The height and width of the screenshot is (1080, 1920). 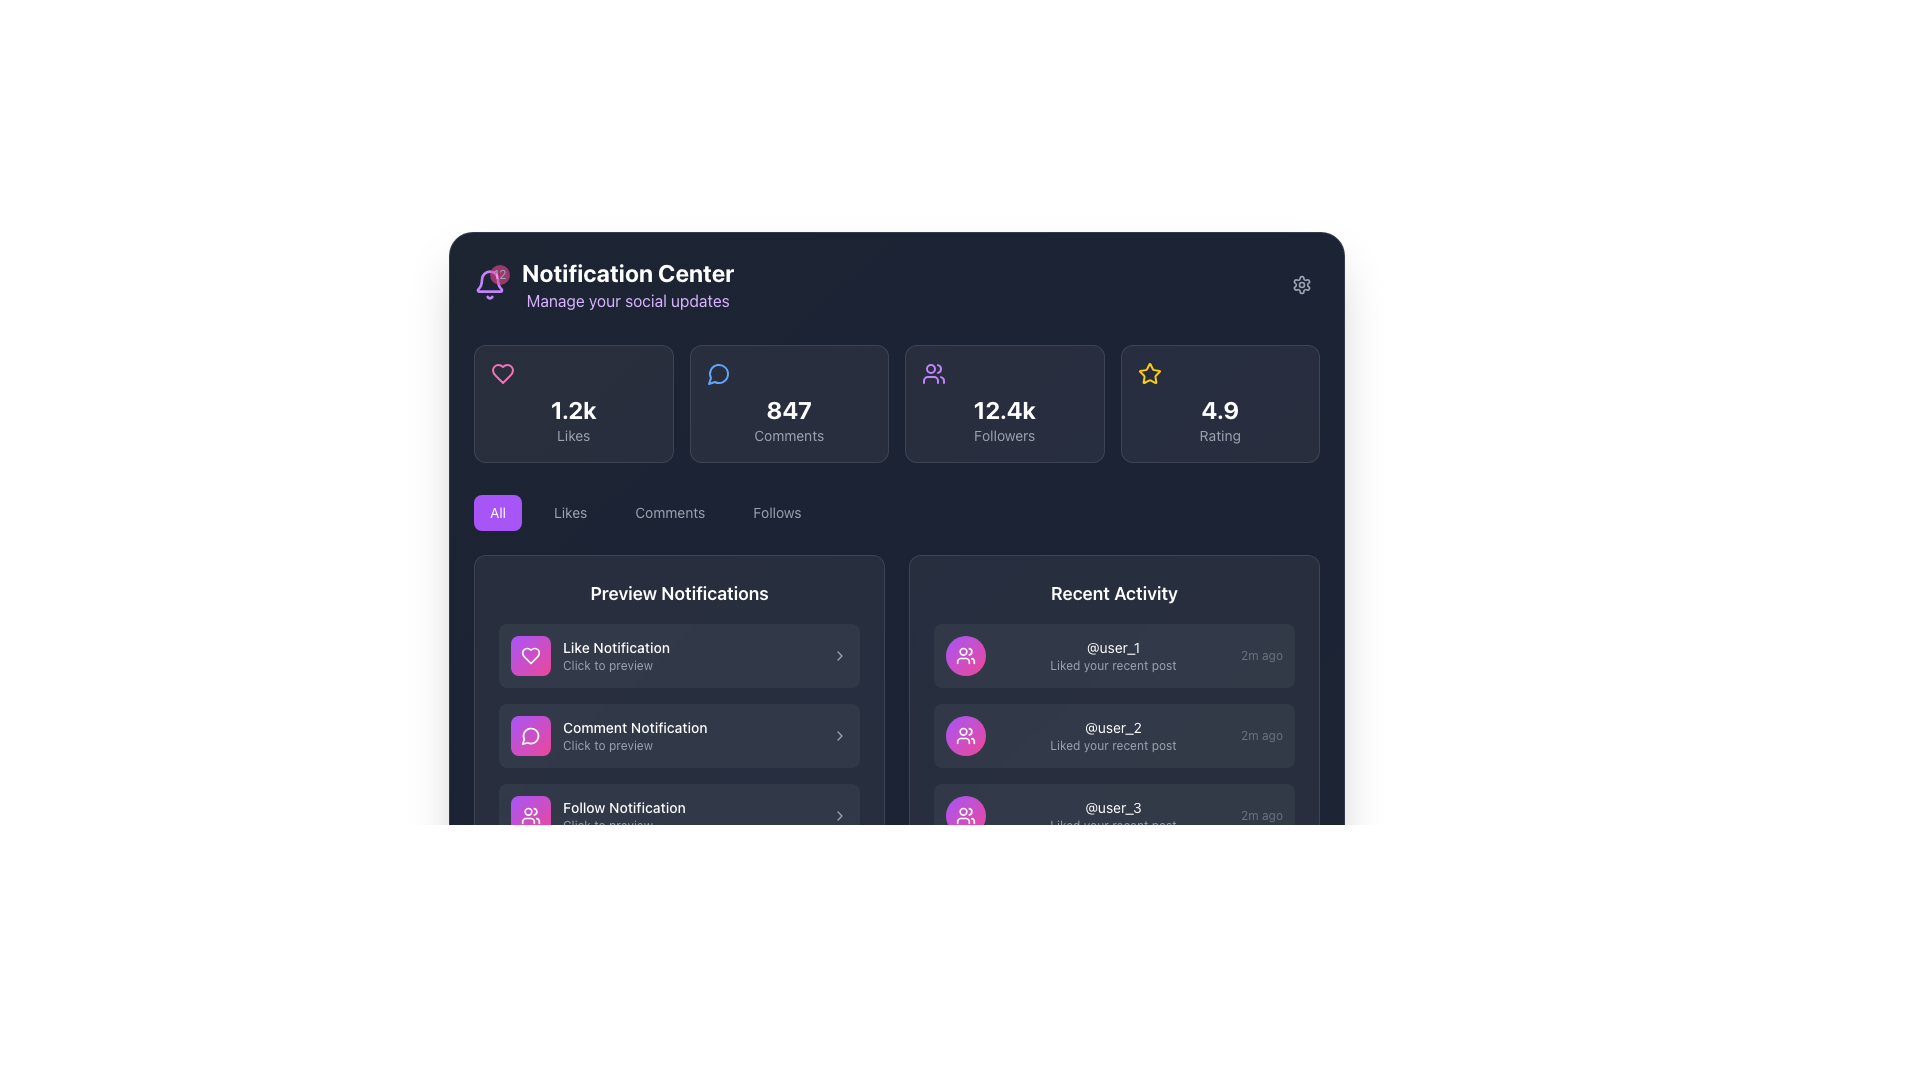 What do you see at coordinates (530, 736) in the screenshot?
I see `the circular icon featuring a speech bubble with a tail pointing upwards, located in the 'Recent Activity' section of the main interface, positioned first amongst a horizontal row of icons` at bounding box center [530, 736].